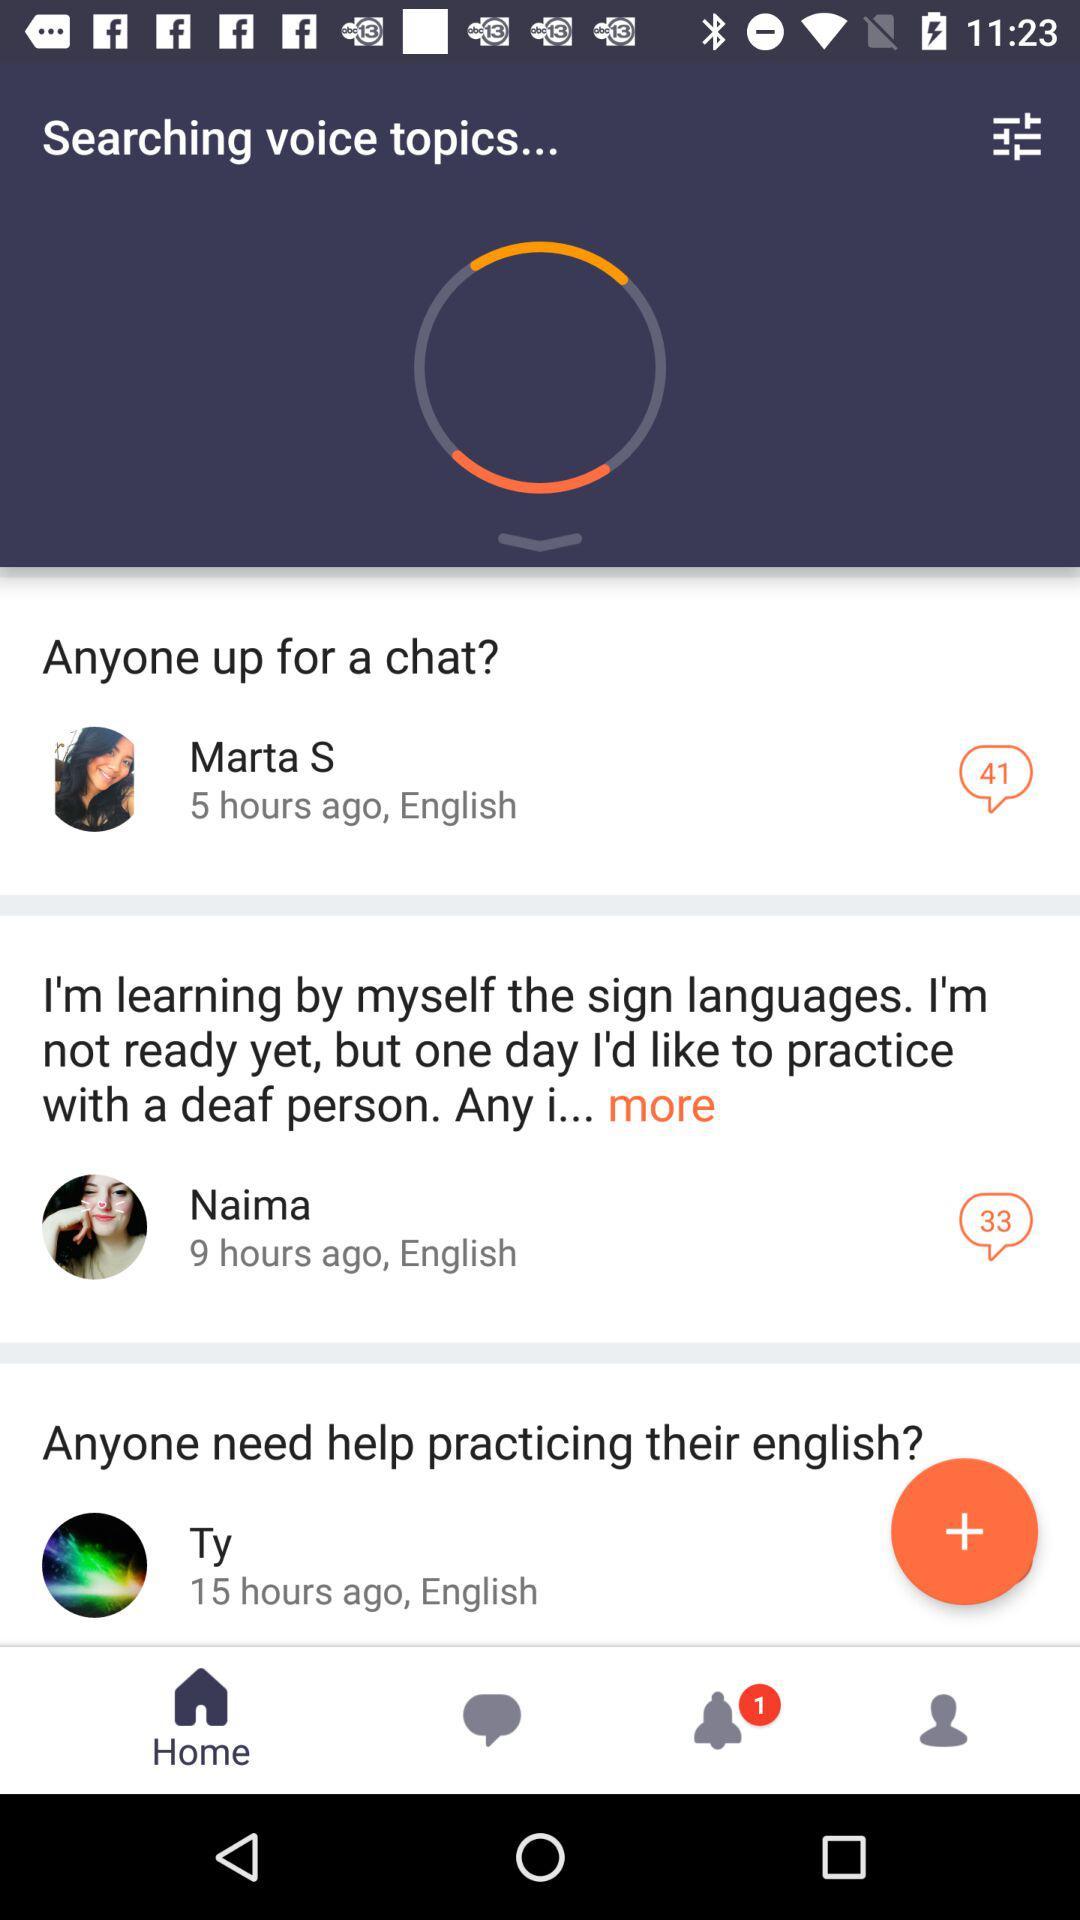 The image size is (1080, 1920). I want to click on minimize button, so click(540, 546).